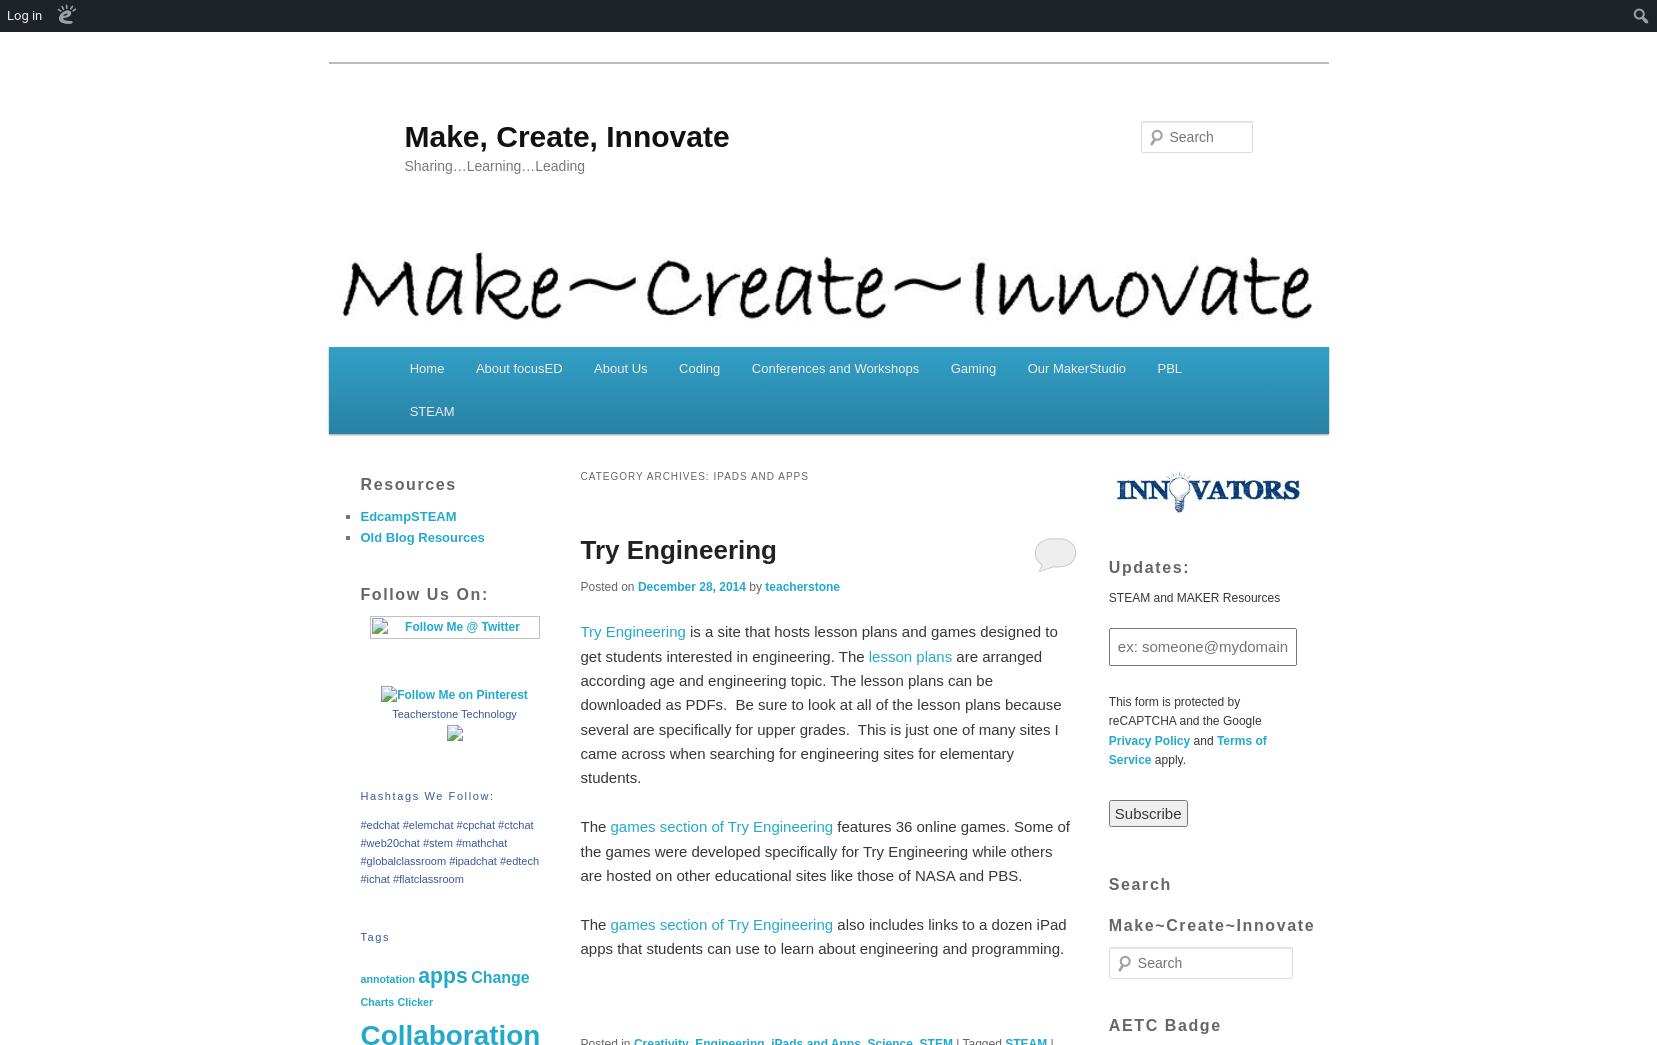  What do you see at coordinates (1211, 904) in the screenshot?
I see `'Search Make~Create~Innovate'` at bounding box center [1211, 904].